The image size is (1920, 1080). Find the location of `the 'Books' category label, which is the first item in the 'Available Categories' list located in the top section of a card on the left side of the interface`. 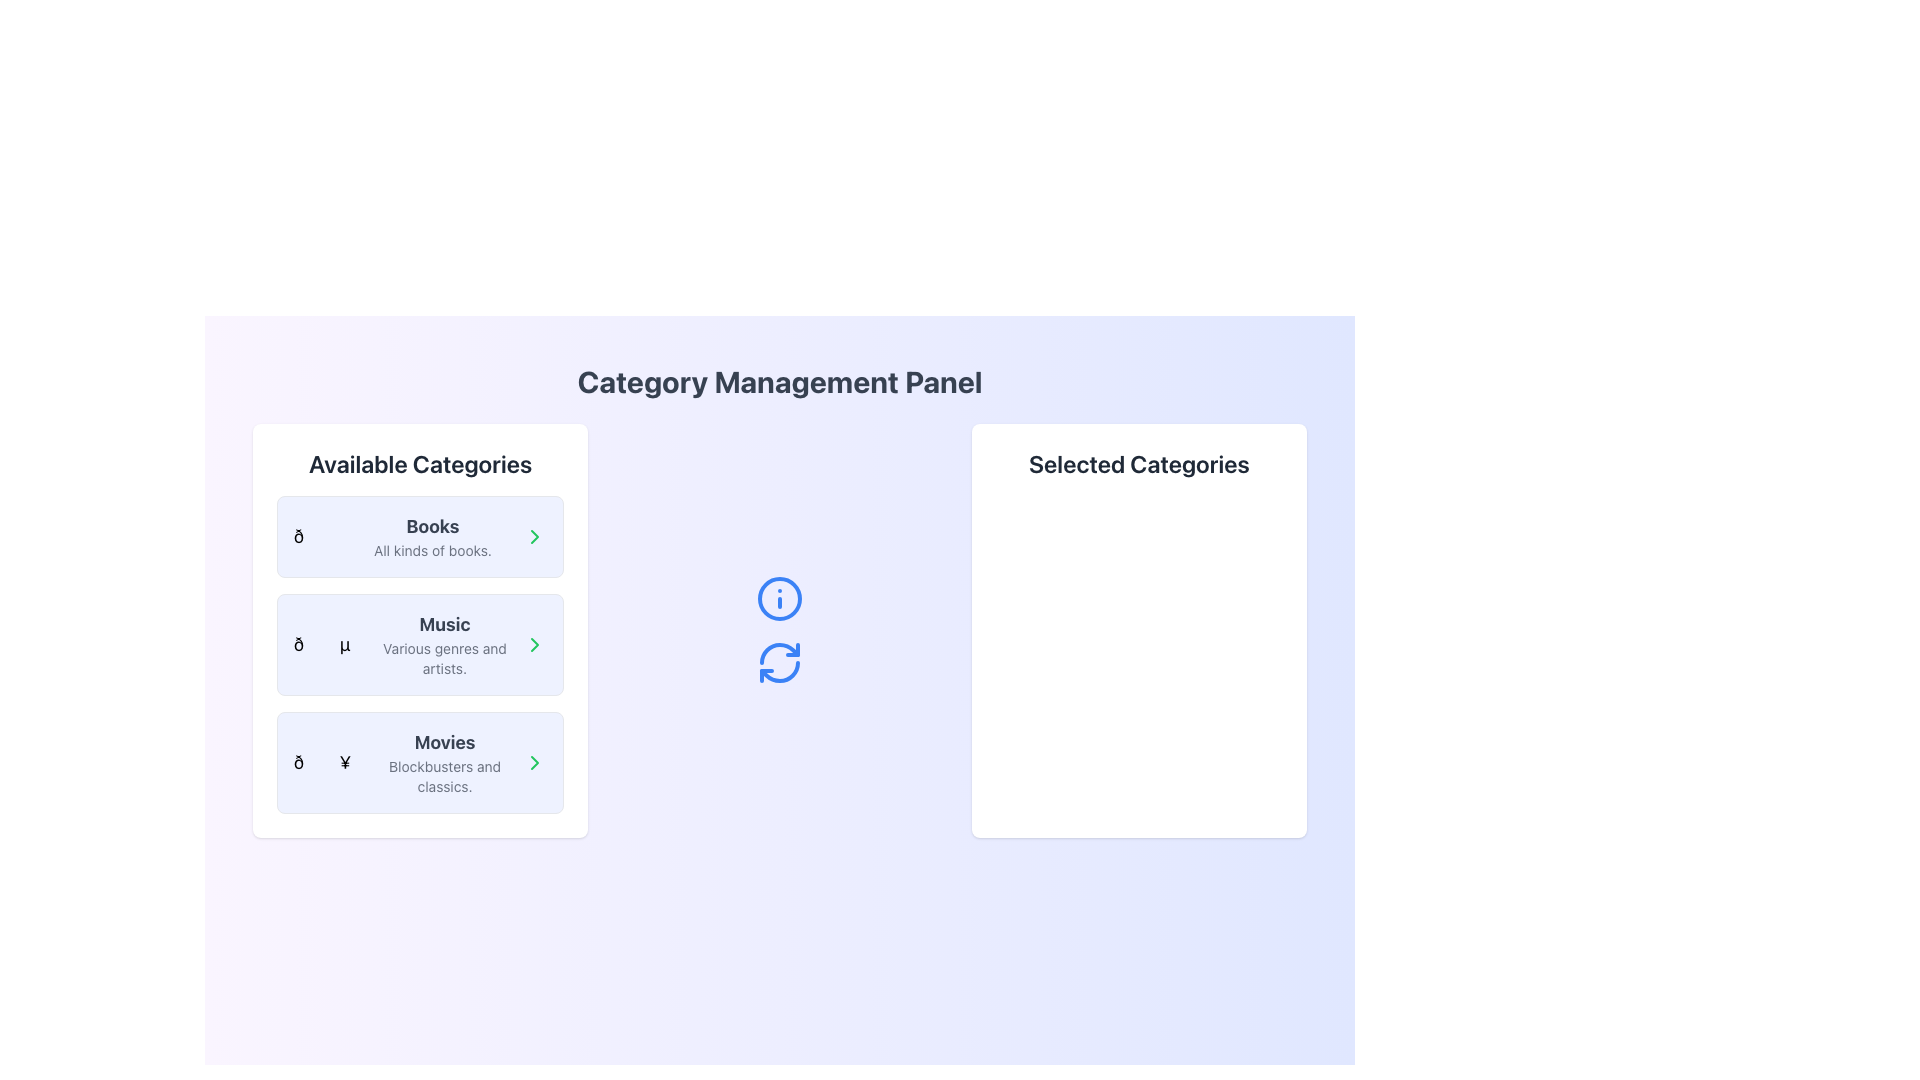

the 'Books' category label, which is the first item in the 'Available Categories' list located in the top section of a card on the left side of the interface is located at coordinates (431, 526).